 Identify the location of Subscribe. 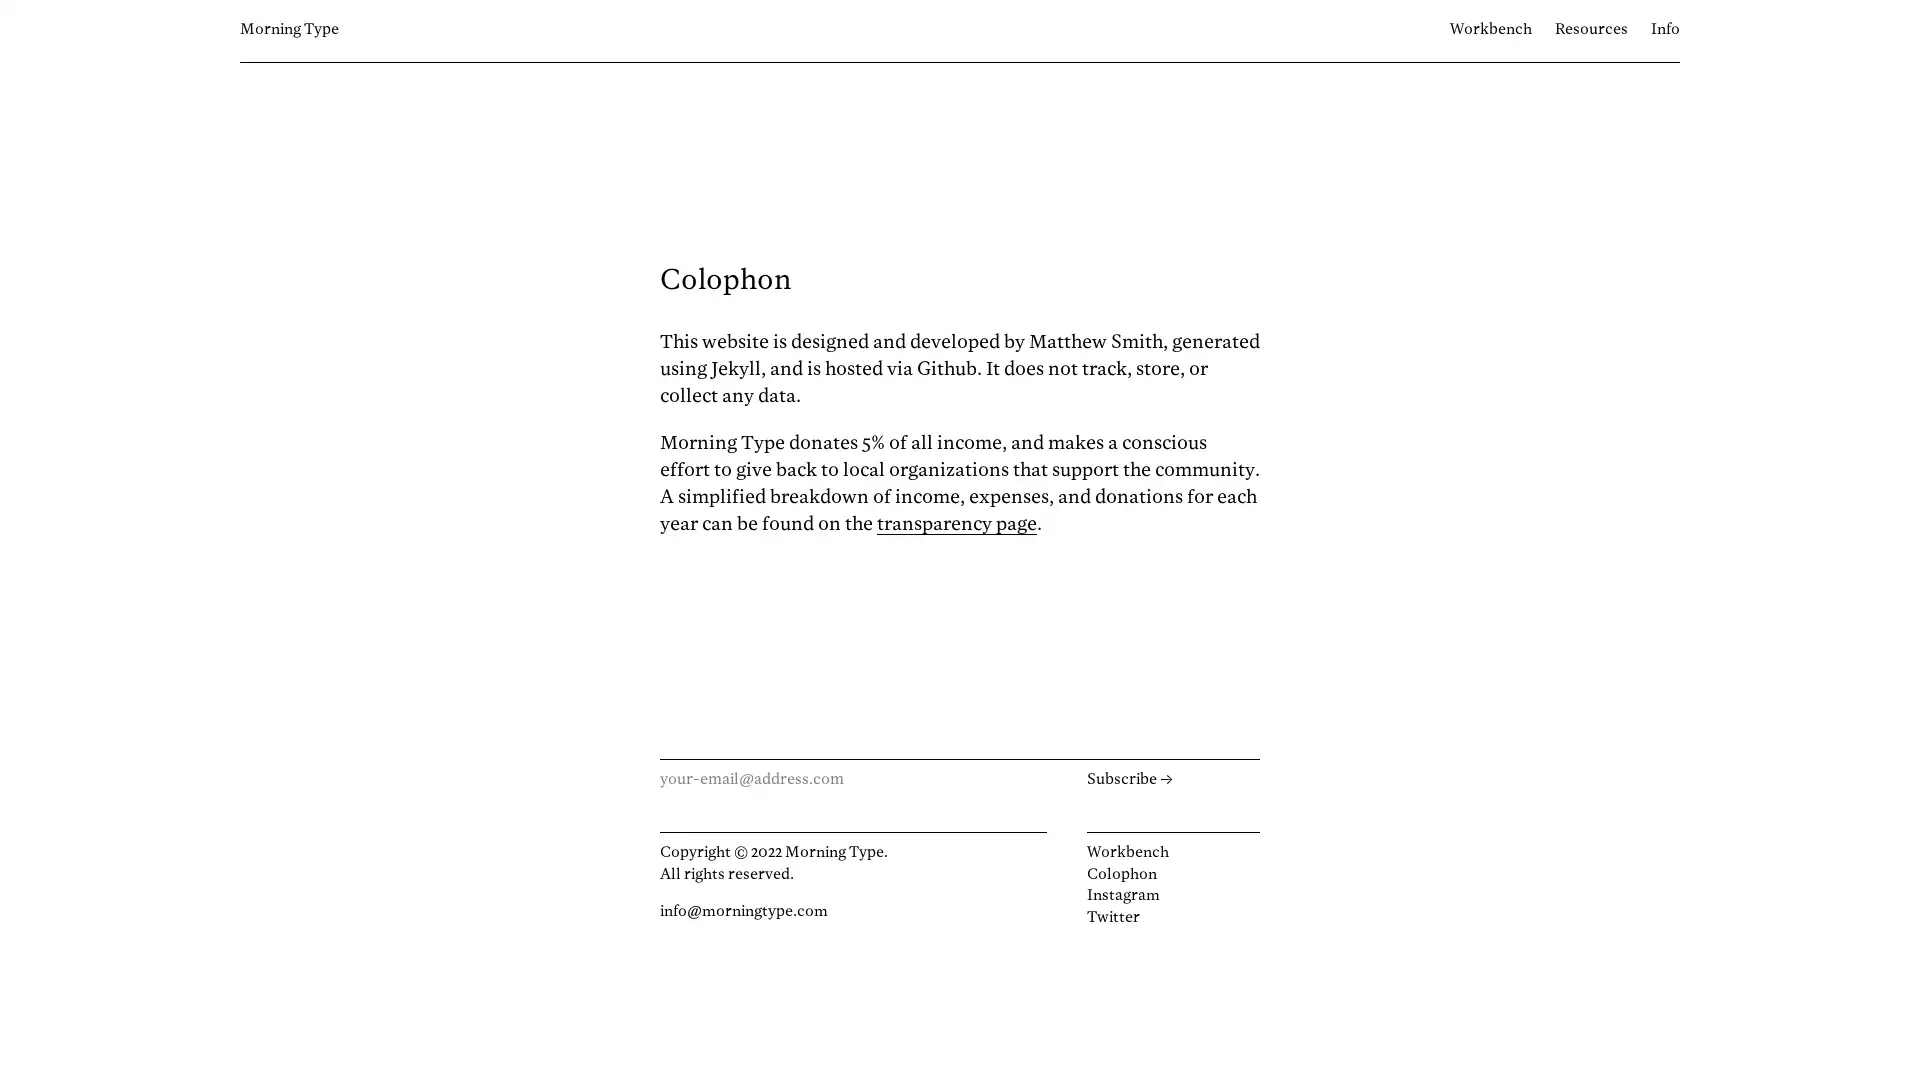
(1172, 779).